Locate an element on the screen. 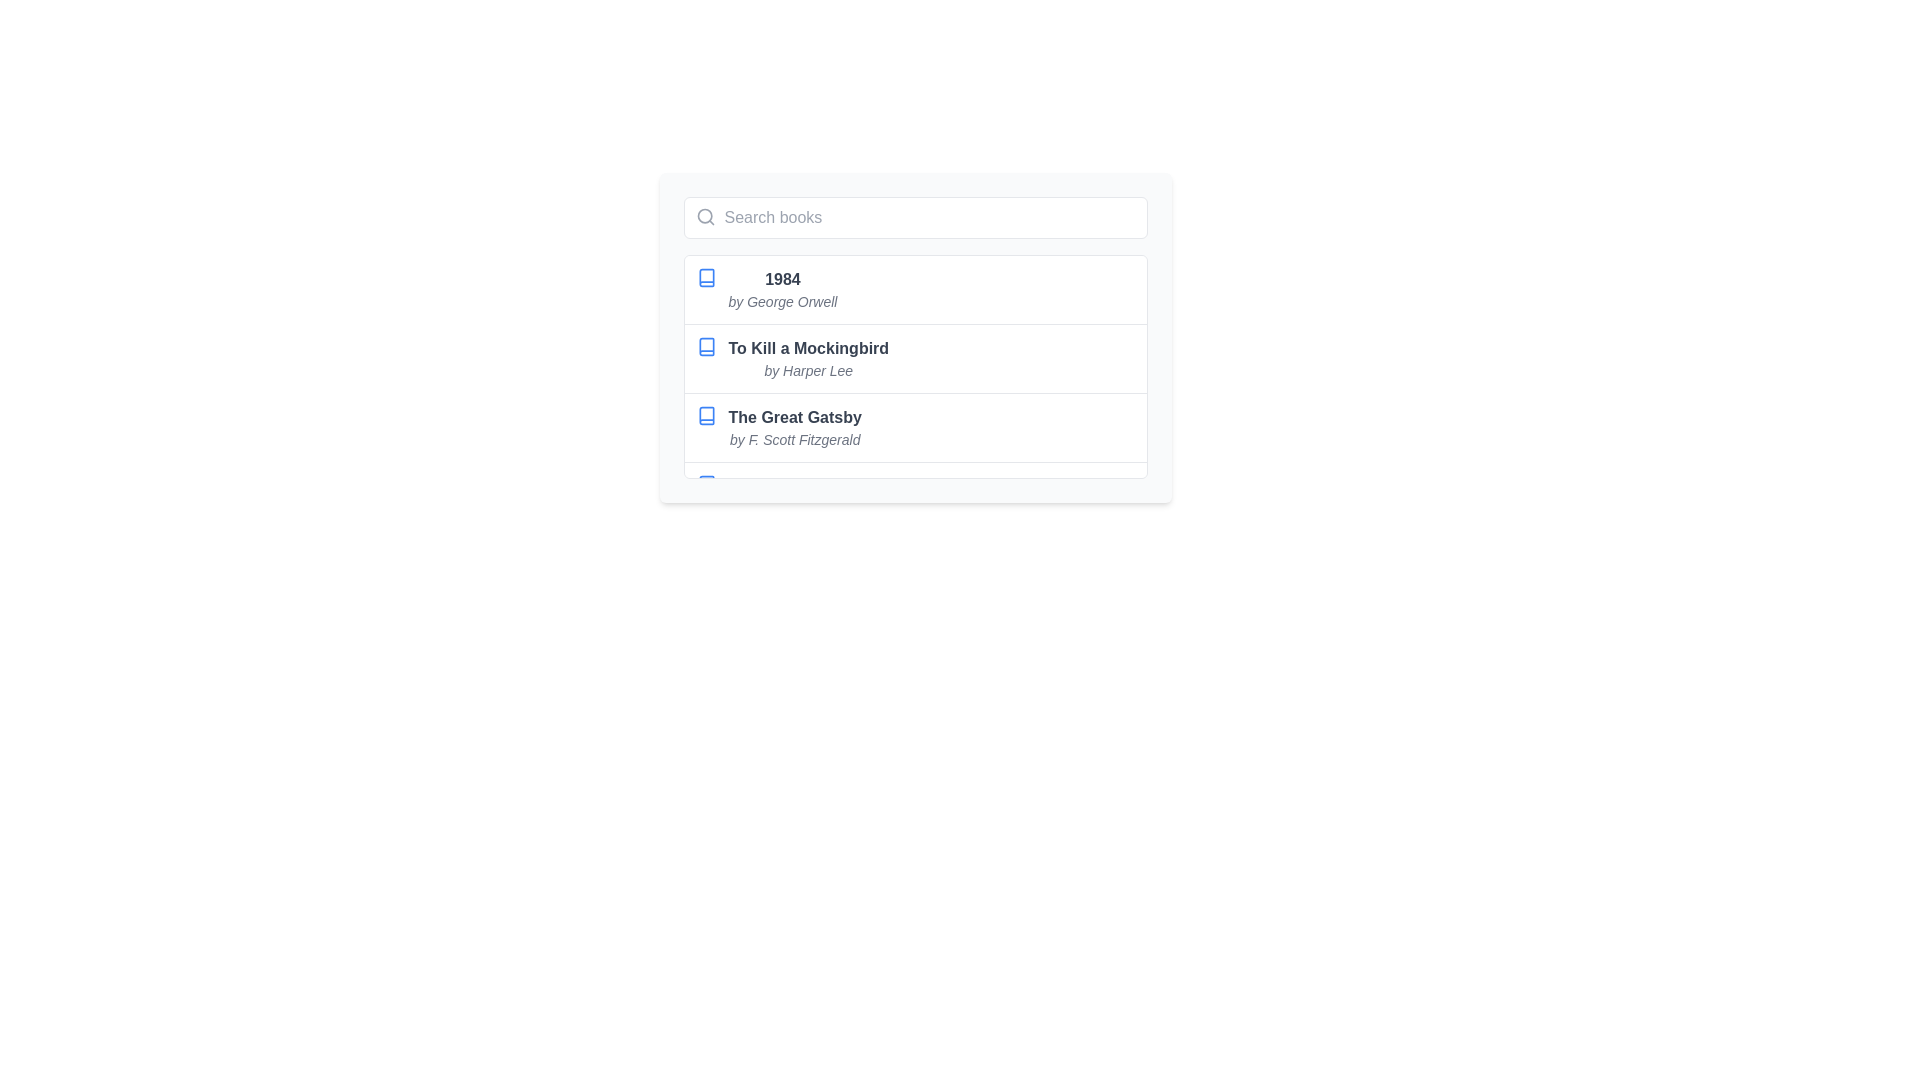 The height and width of the screenshot is (1080, 1920). the book '1984' is located at coordinates (781, 280).